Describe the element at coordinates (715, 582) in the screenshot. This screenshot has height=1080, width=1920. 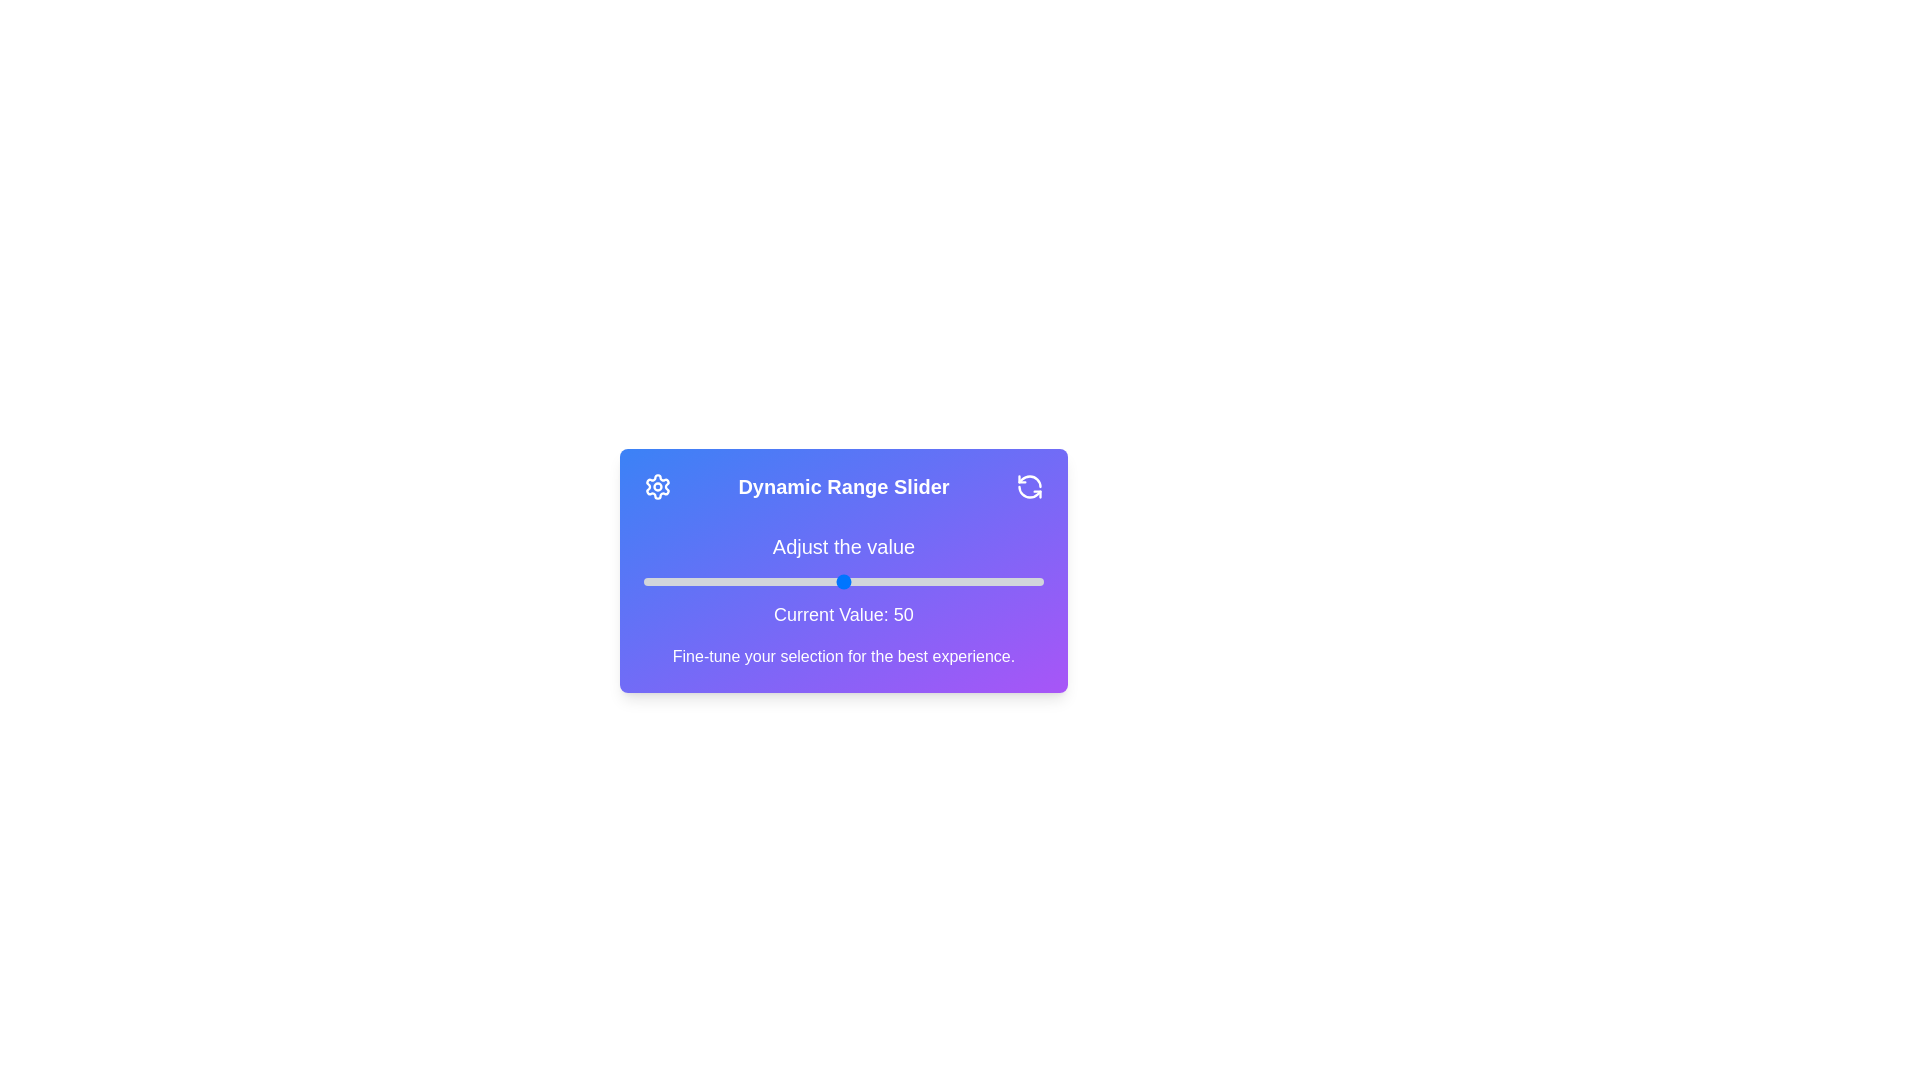
I see `the slider to set the value to 18` at that location.